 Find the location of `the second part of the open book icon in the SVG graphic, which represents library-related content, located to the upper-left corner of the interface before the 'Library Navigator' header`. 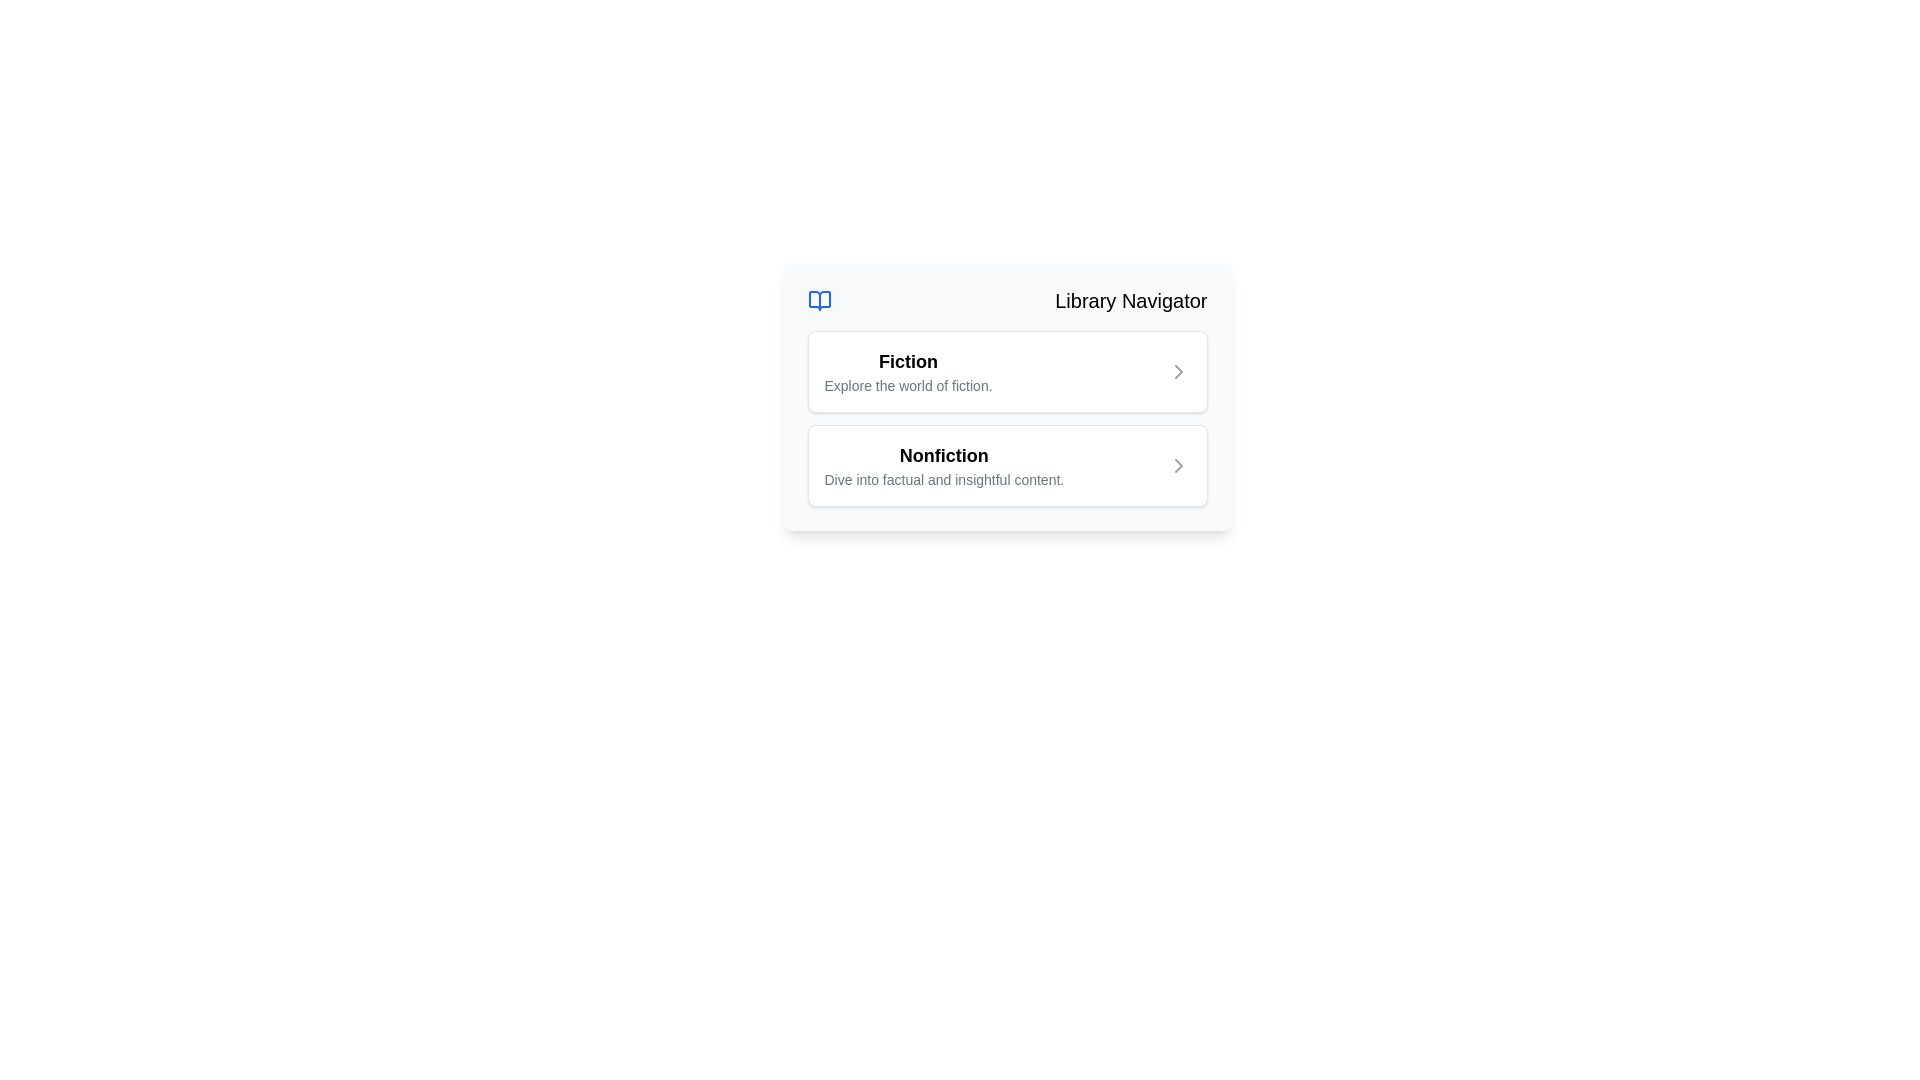

the second part of the open book icon in the SVG graphic, which represents library-related content, located to the upper-left corner of the interface before the 'Library Navigator' header is located at coordinates (819, 300).